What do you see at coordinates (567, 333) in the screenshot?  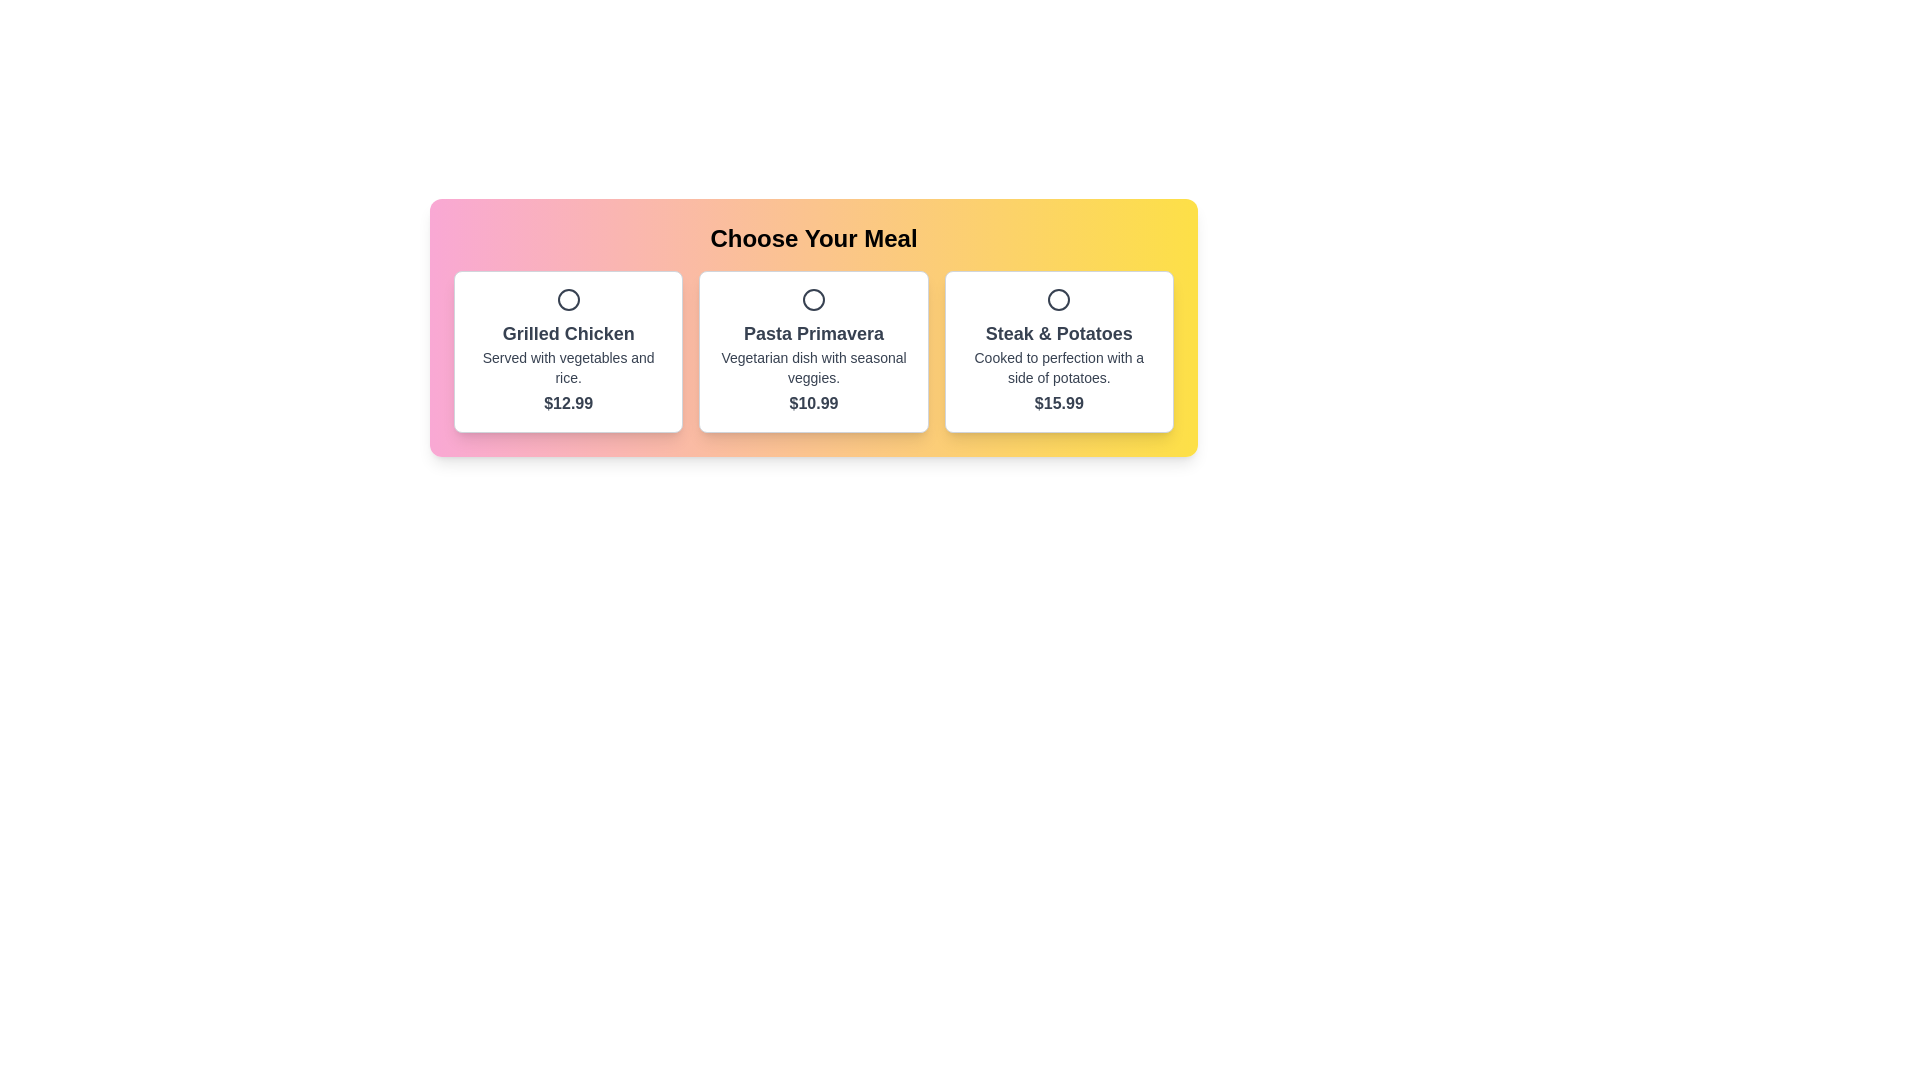 I see `the bold text 'Grilled Chicken' located at the top of the first card in the meal options list` at bounding box center [567, 333].